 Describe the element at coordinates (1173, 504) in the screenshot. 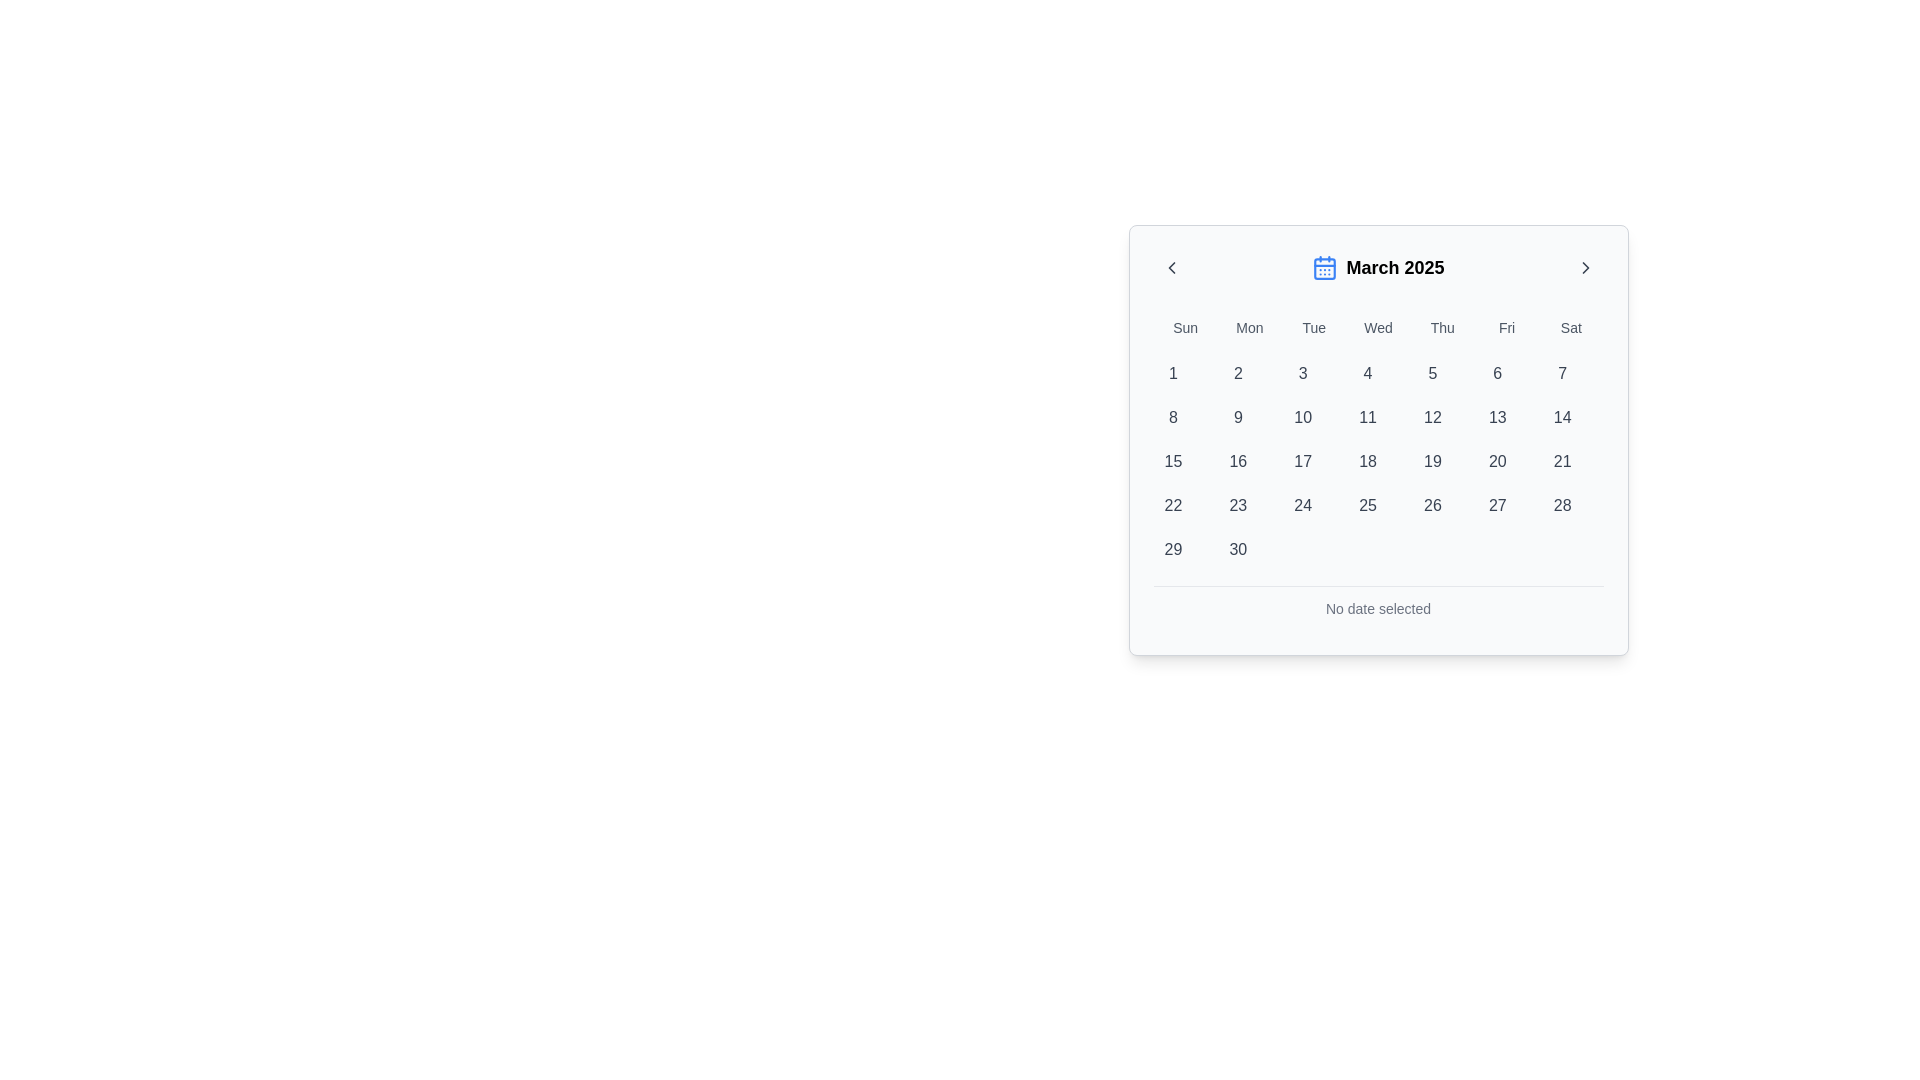

I see `the selectable date option button for March 22nd, 2025, located in the fourth row, first column of the calendar interface` at that location.